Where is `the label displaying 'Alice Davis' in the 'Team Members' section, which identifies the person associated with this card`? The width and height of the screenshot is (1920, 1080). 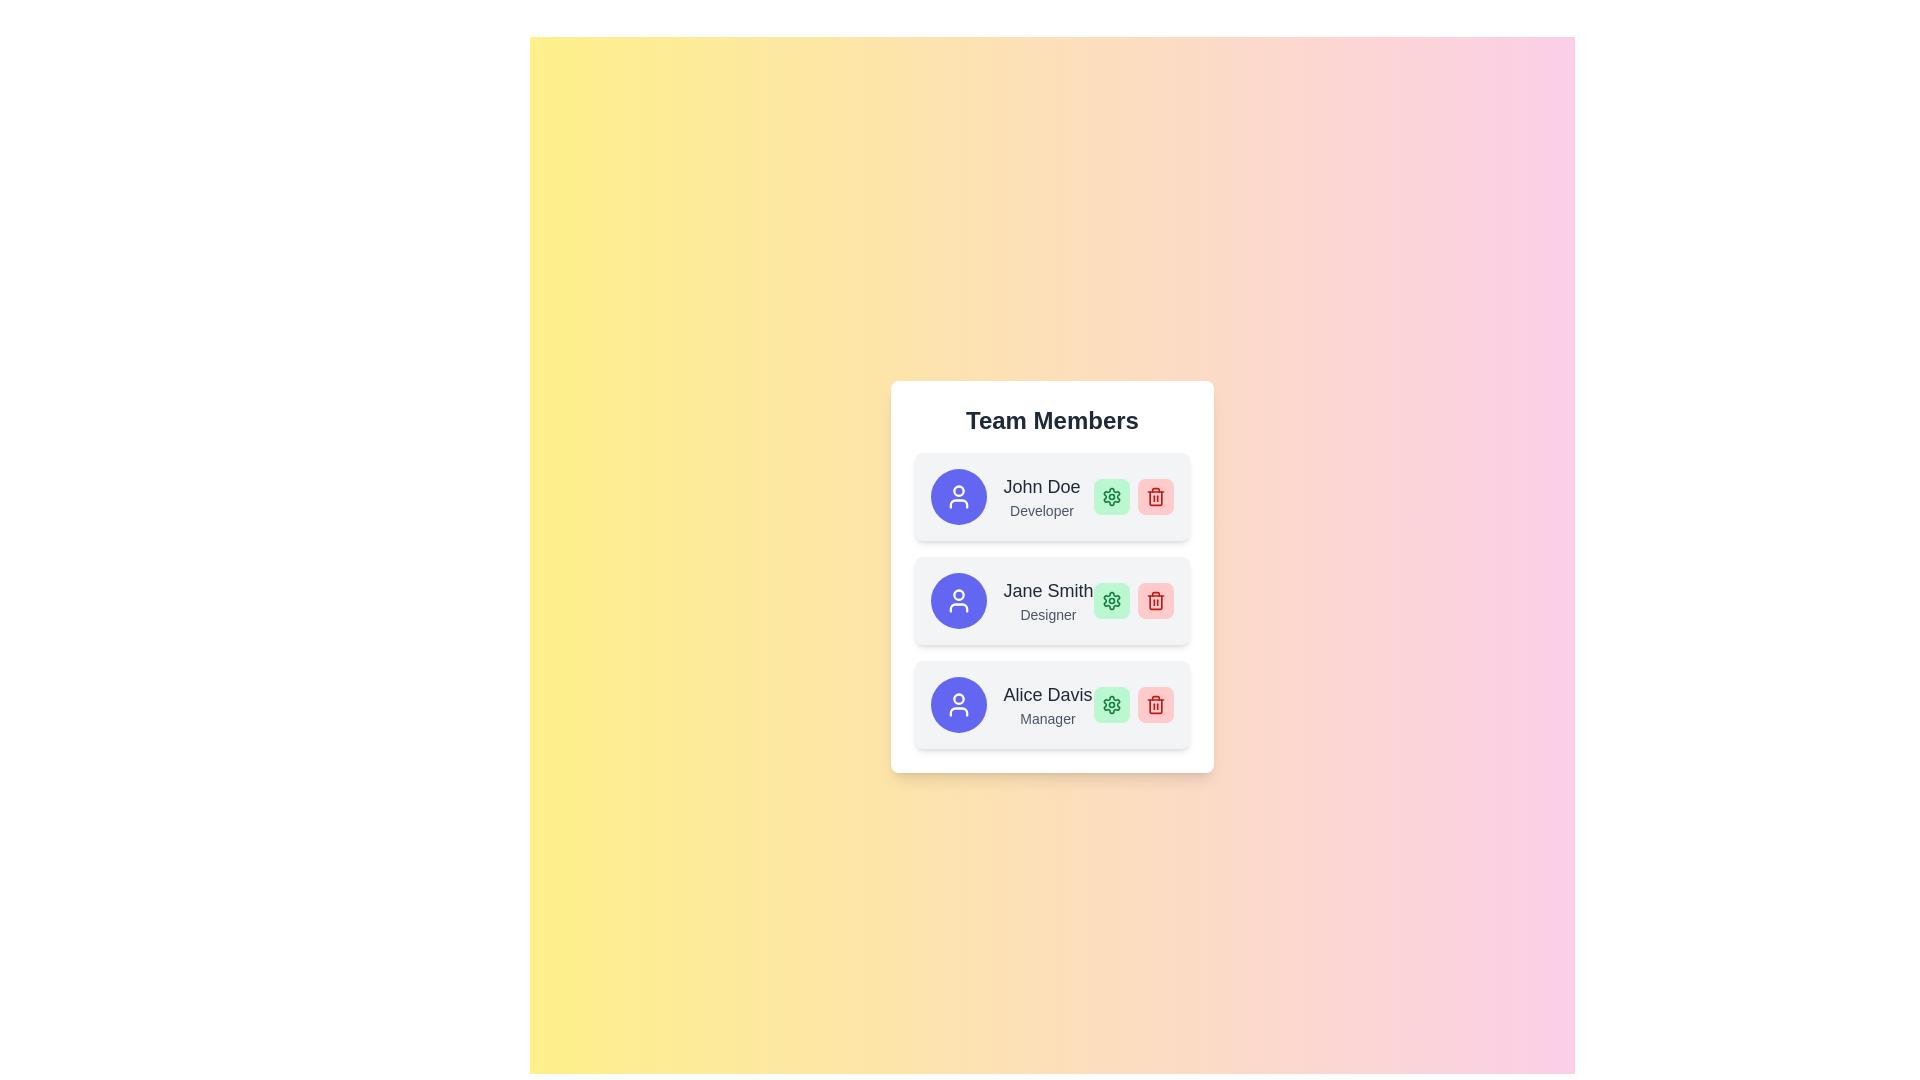 the label displaying 'Alice Davis' in the 'Team Members' section, which identifies the person associated with this card is located at coordinates (1046, 693).